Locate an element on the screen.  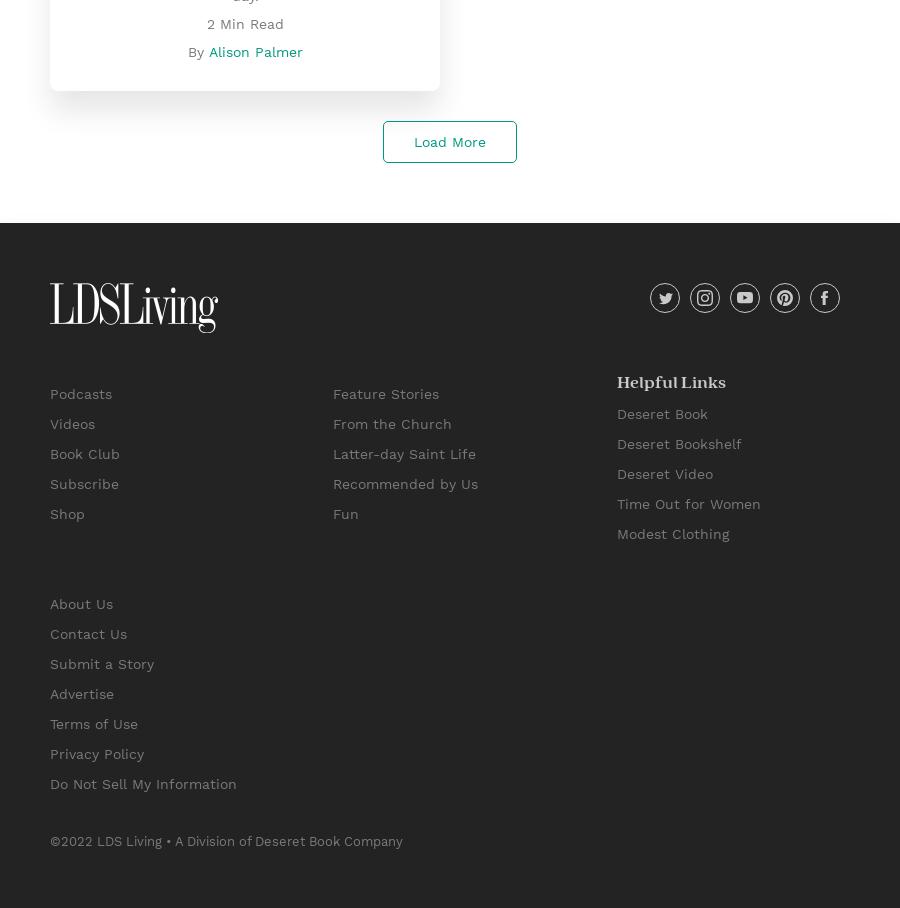
'Load More' is located at coordinates (450, 141).